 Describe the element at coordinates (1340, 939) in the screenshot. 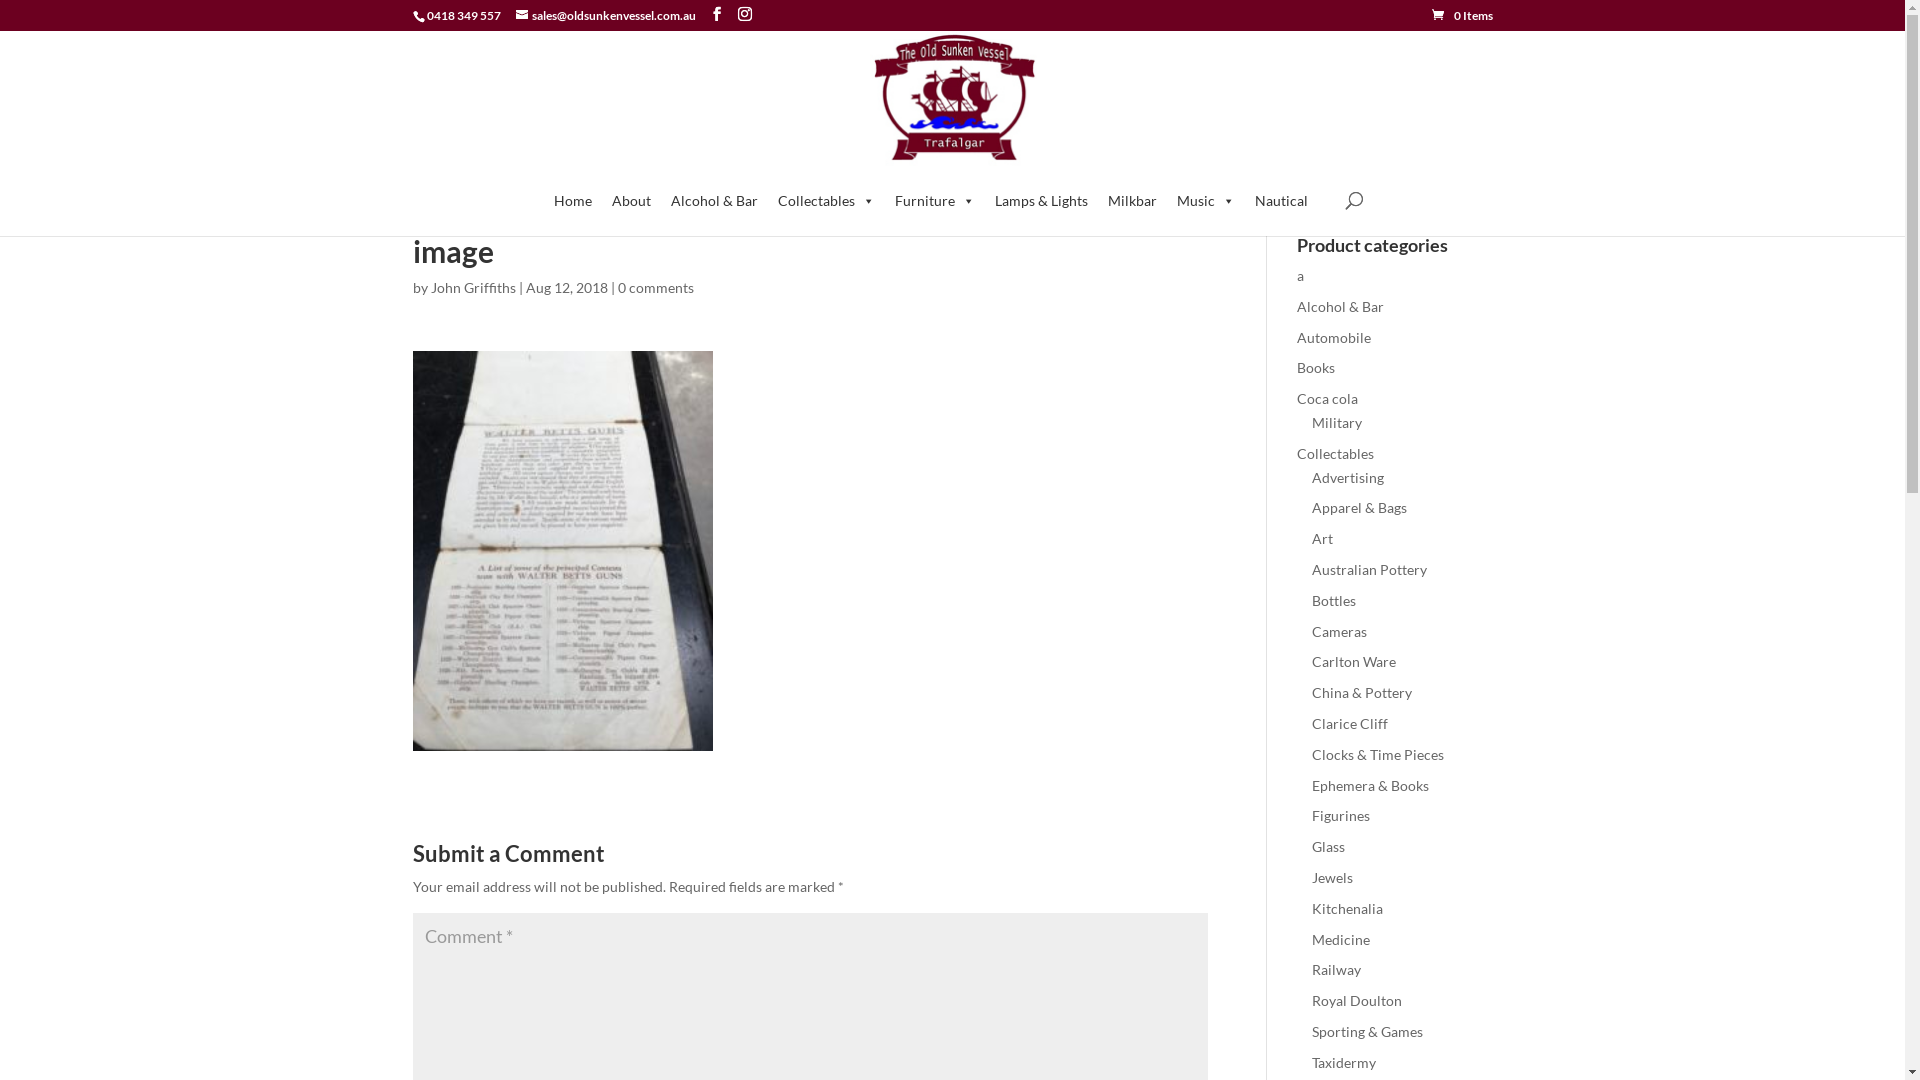

I see `'Medicine'` at that location.